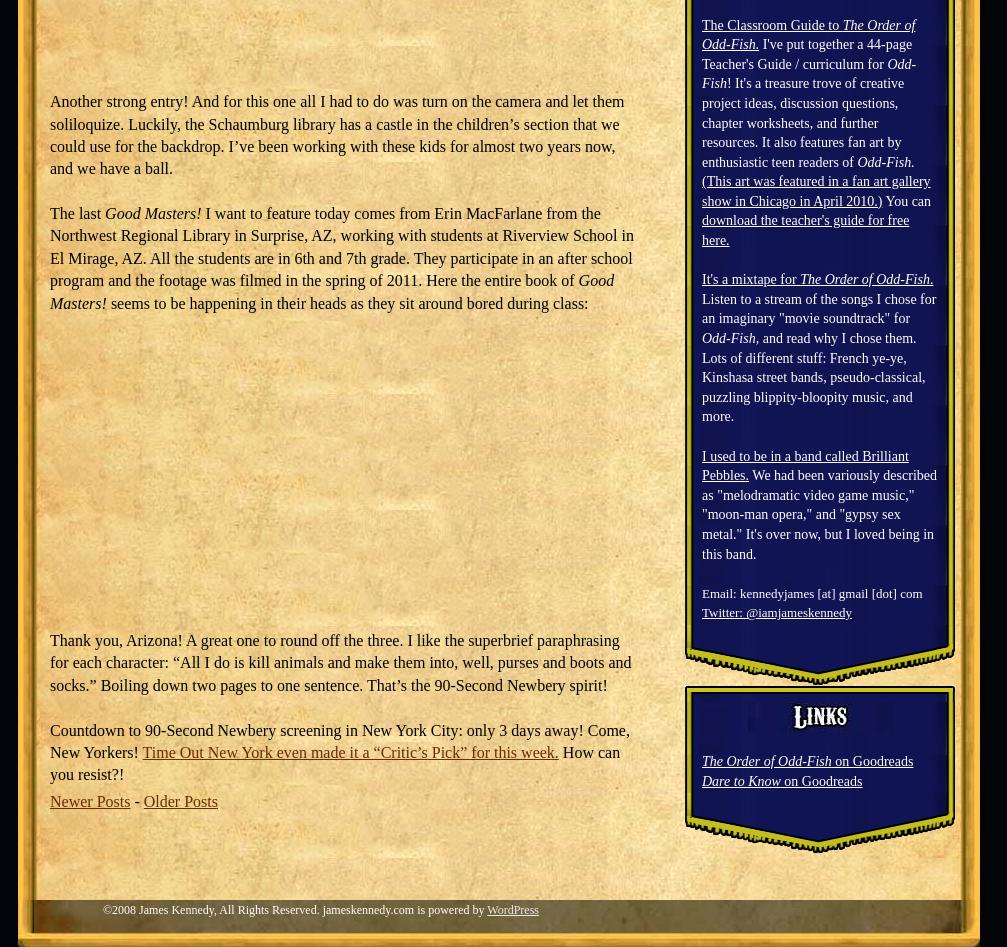 Image resolution: width=1007 pixels, height=947 pixels. What do you see at coordinates (77, 213) in the screenshot?
I see `'The last'` at bounding box center [77, 213].